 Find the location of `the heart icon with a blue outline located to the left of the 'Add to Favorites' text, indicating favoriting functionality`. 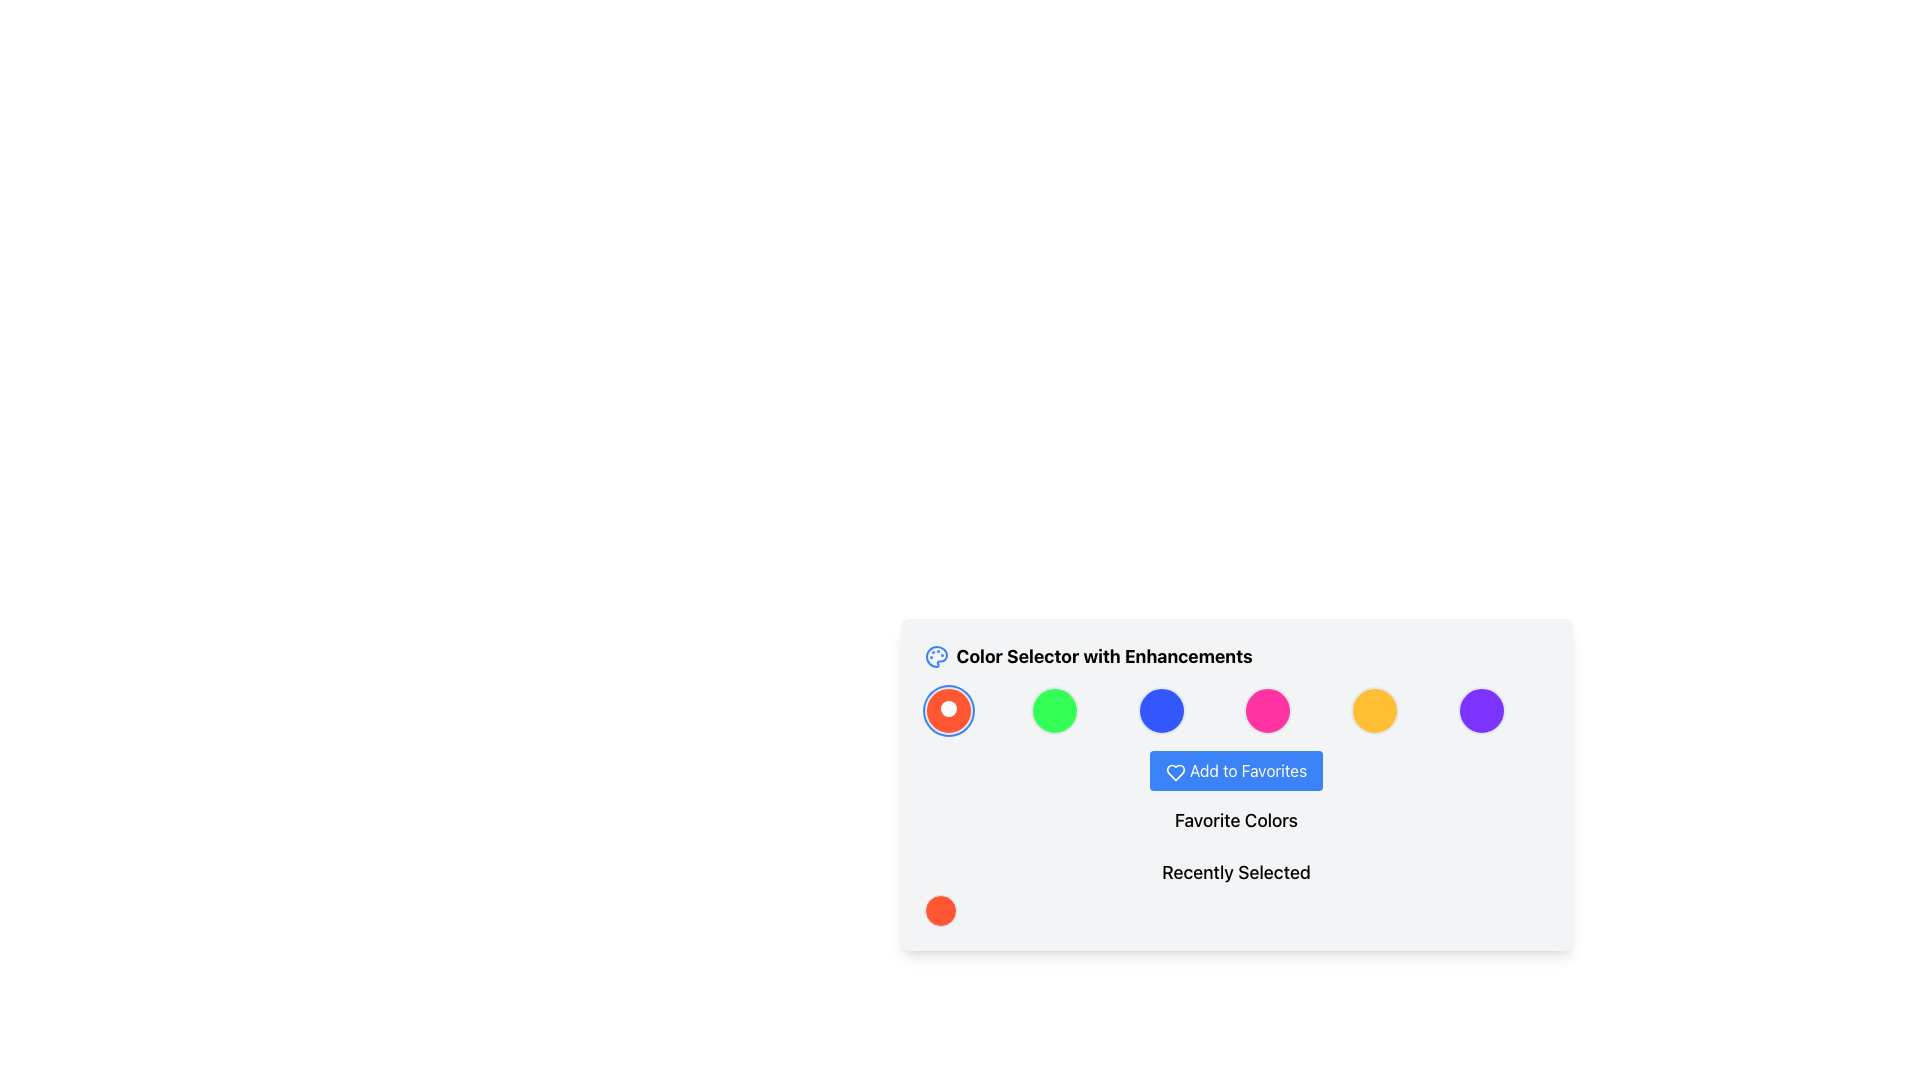

the heart icon with a blue outline located to the left of the 'Add to Favorites' text, indicating favoriting functionality is located at coordinates (1175, 771).